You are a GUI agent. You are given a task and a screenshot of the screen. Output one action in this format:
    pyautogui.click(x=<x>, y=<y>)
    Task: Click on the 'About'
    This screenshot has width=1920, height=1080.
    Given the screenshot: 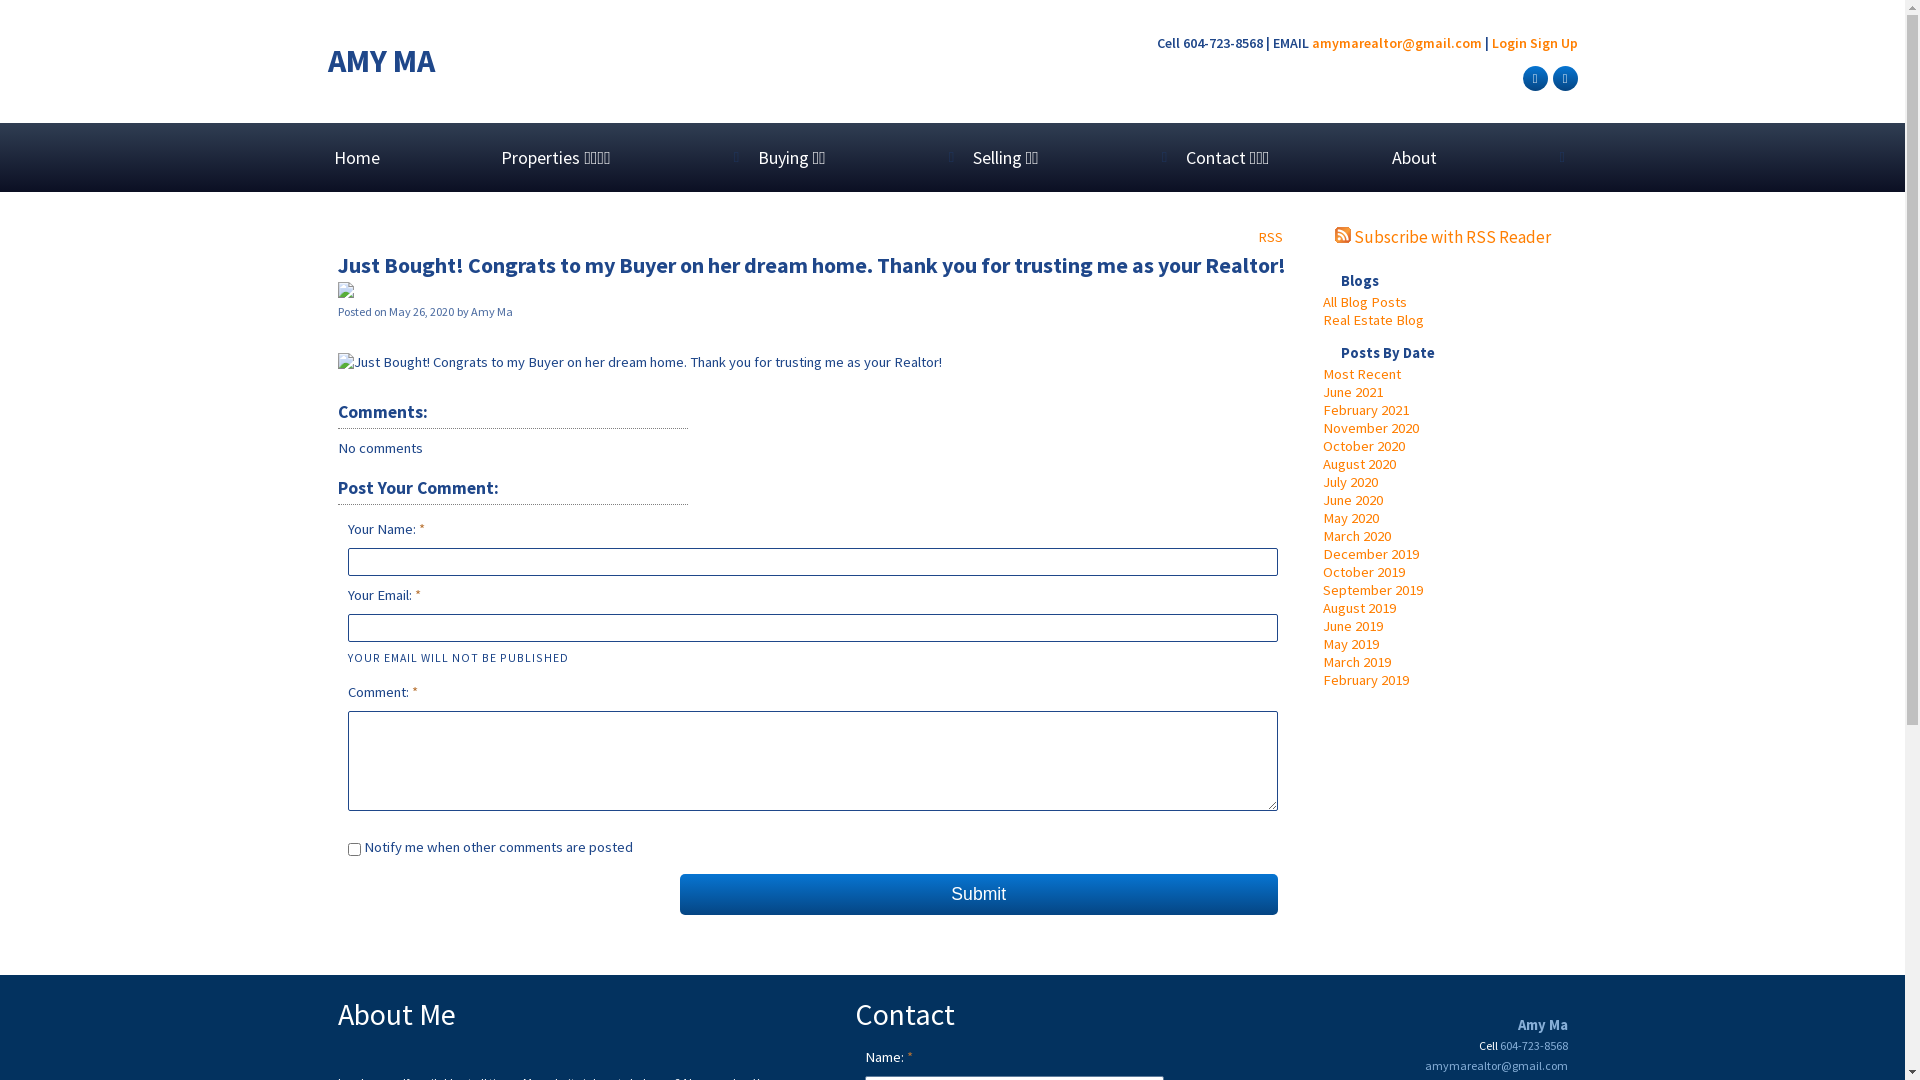 What is the action you would take?
    pyautogui.click(x=1413, y=156)
    